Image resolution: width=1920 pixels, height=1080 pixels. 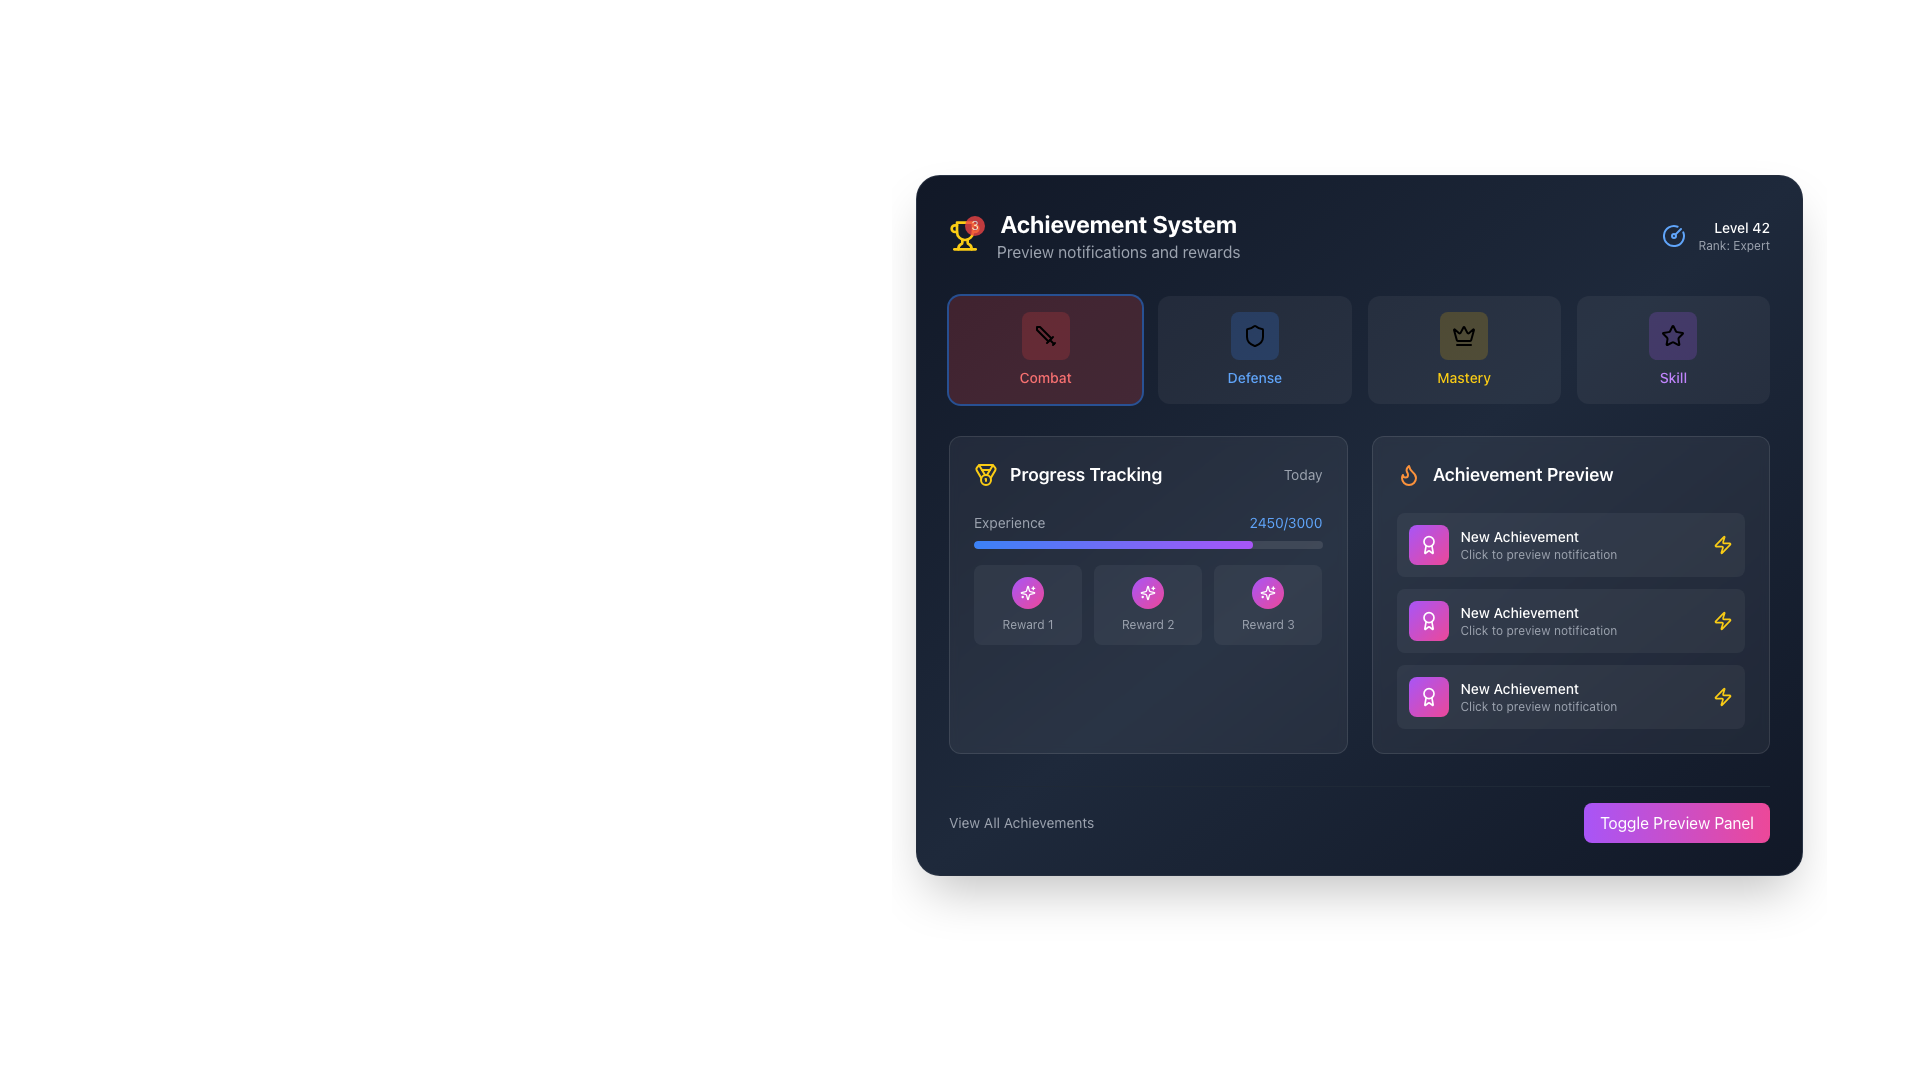 What do you see at coordinates (1117, 250) in the screenshot?
I see `the supplementary description text label located beneath the 'Achievement System' title, which provides context about notifications and rewards` at bounding box center [1117, 250].